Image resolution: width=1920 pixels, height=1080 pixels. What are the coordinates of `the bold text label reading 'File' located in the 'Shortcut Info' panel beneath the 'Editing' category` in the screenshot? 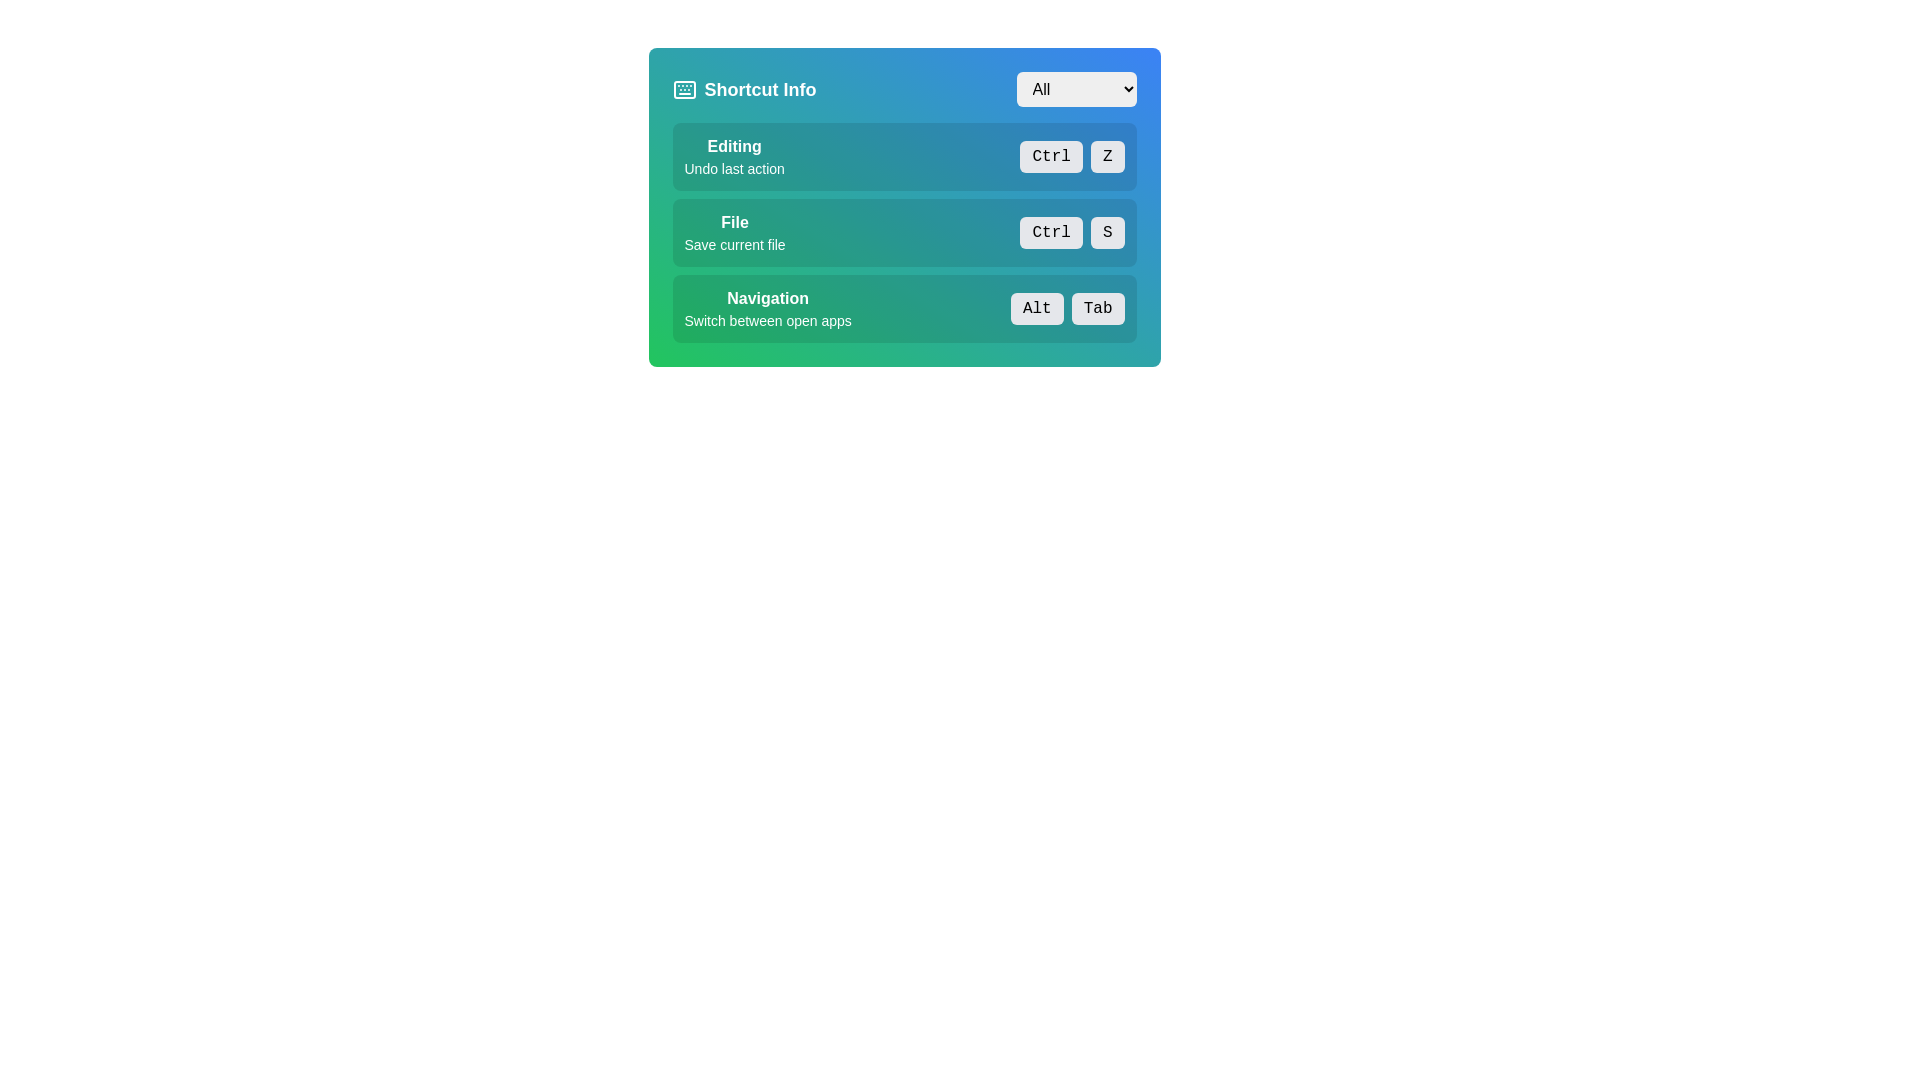 It's located at (734, 223).